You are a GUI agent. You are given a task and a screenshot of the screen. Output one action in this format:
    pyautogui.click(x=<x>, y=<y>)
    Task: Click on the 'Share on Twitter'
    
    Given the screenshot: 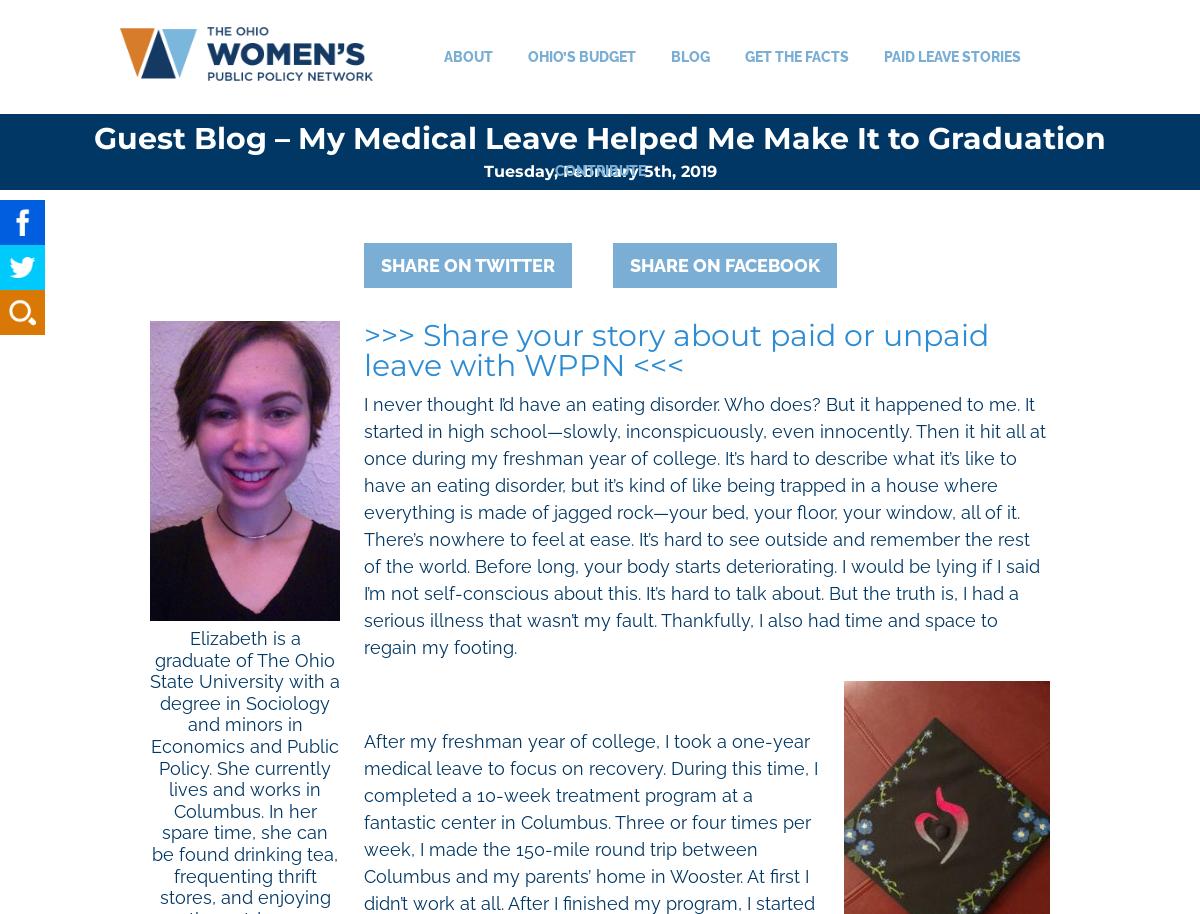 What is the action you would take?
    pyautogui.click(x=466, y=264)
    